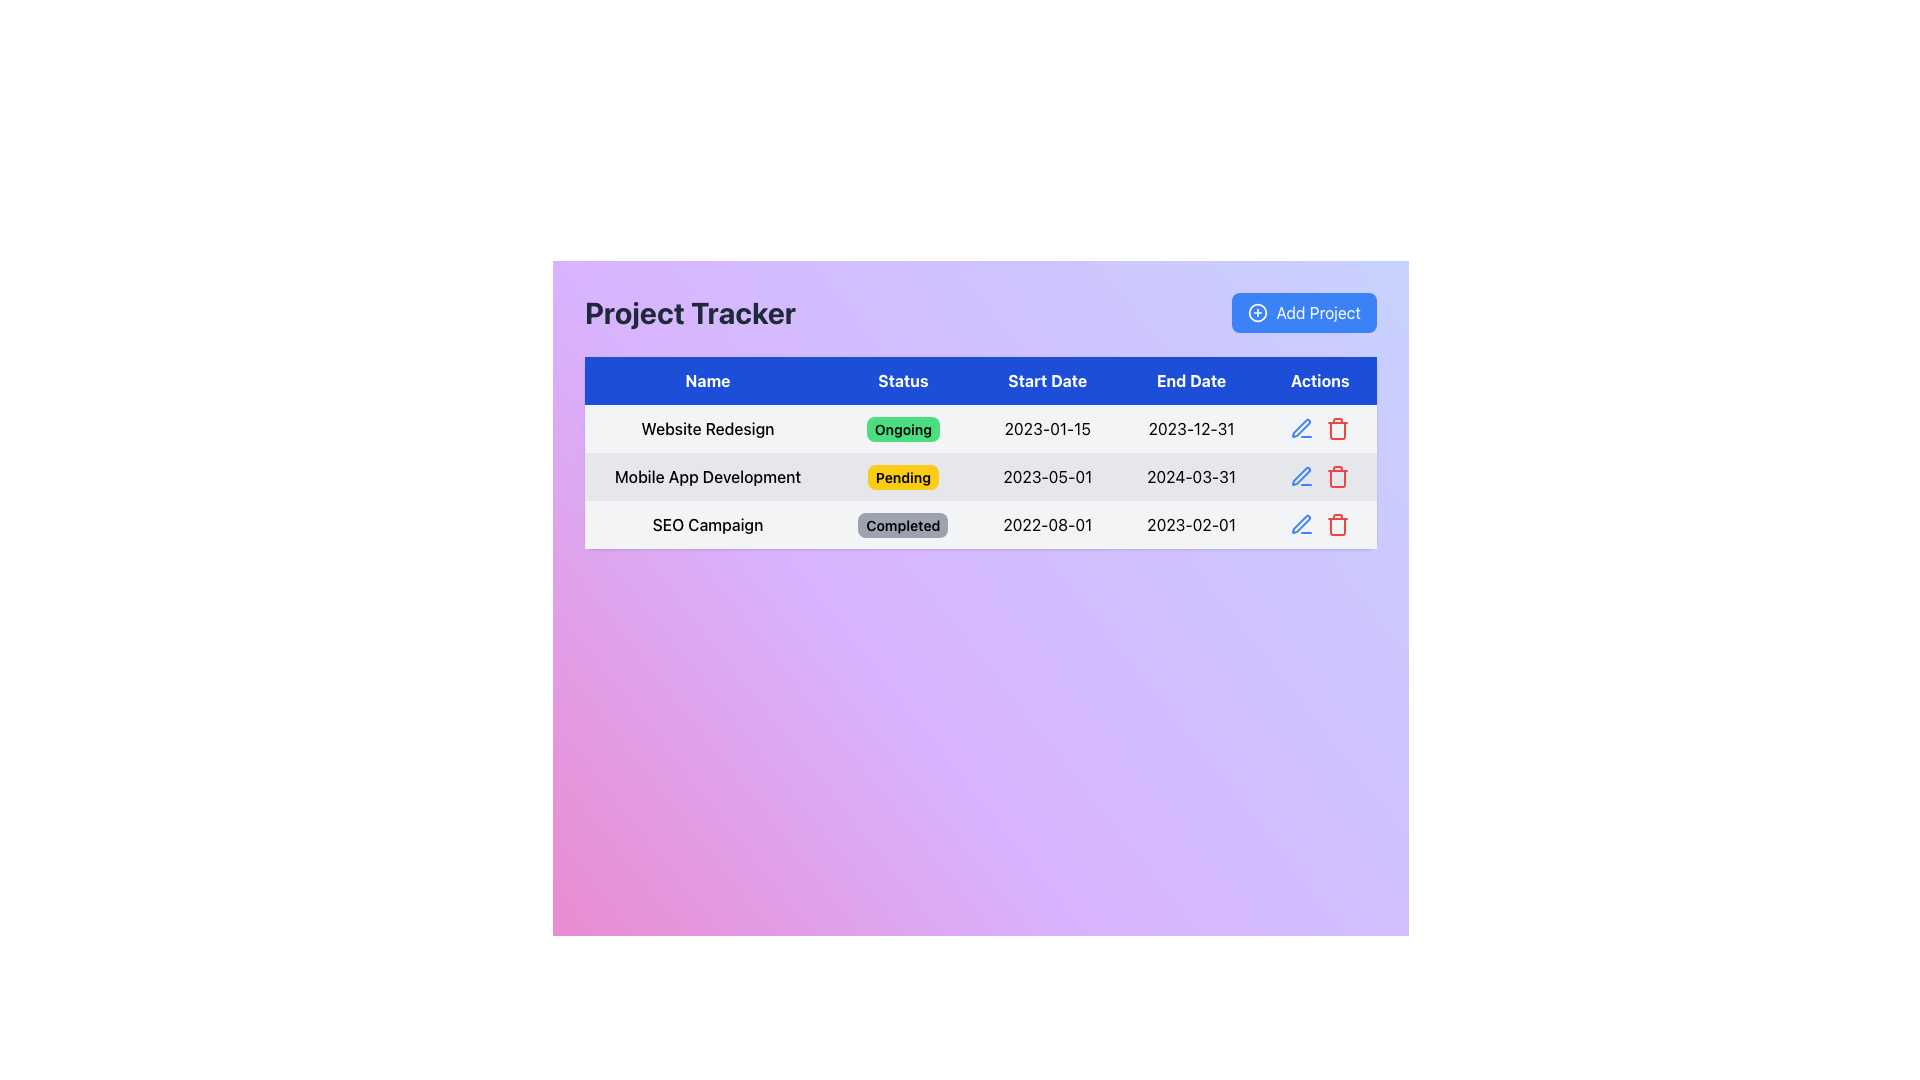 Image resolution: width=1920 pixels, height=1080 pixels. What do you see at coordinates (1320, 477) in the screenshot?
I see `the pencil and trash can icons in the Actions column of the Mobile App Development project table row` at bounding box center [1320, 477].